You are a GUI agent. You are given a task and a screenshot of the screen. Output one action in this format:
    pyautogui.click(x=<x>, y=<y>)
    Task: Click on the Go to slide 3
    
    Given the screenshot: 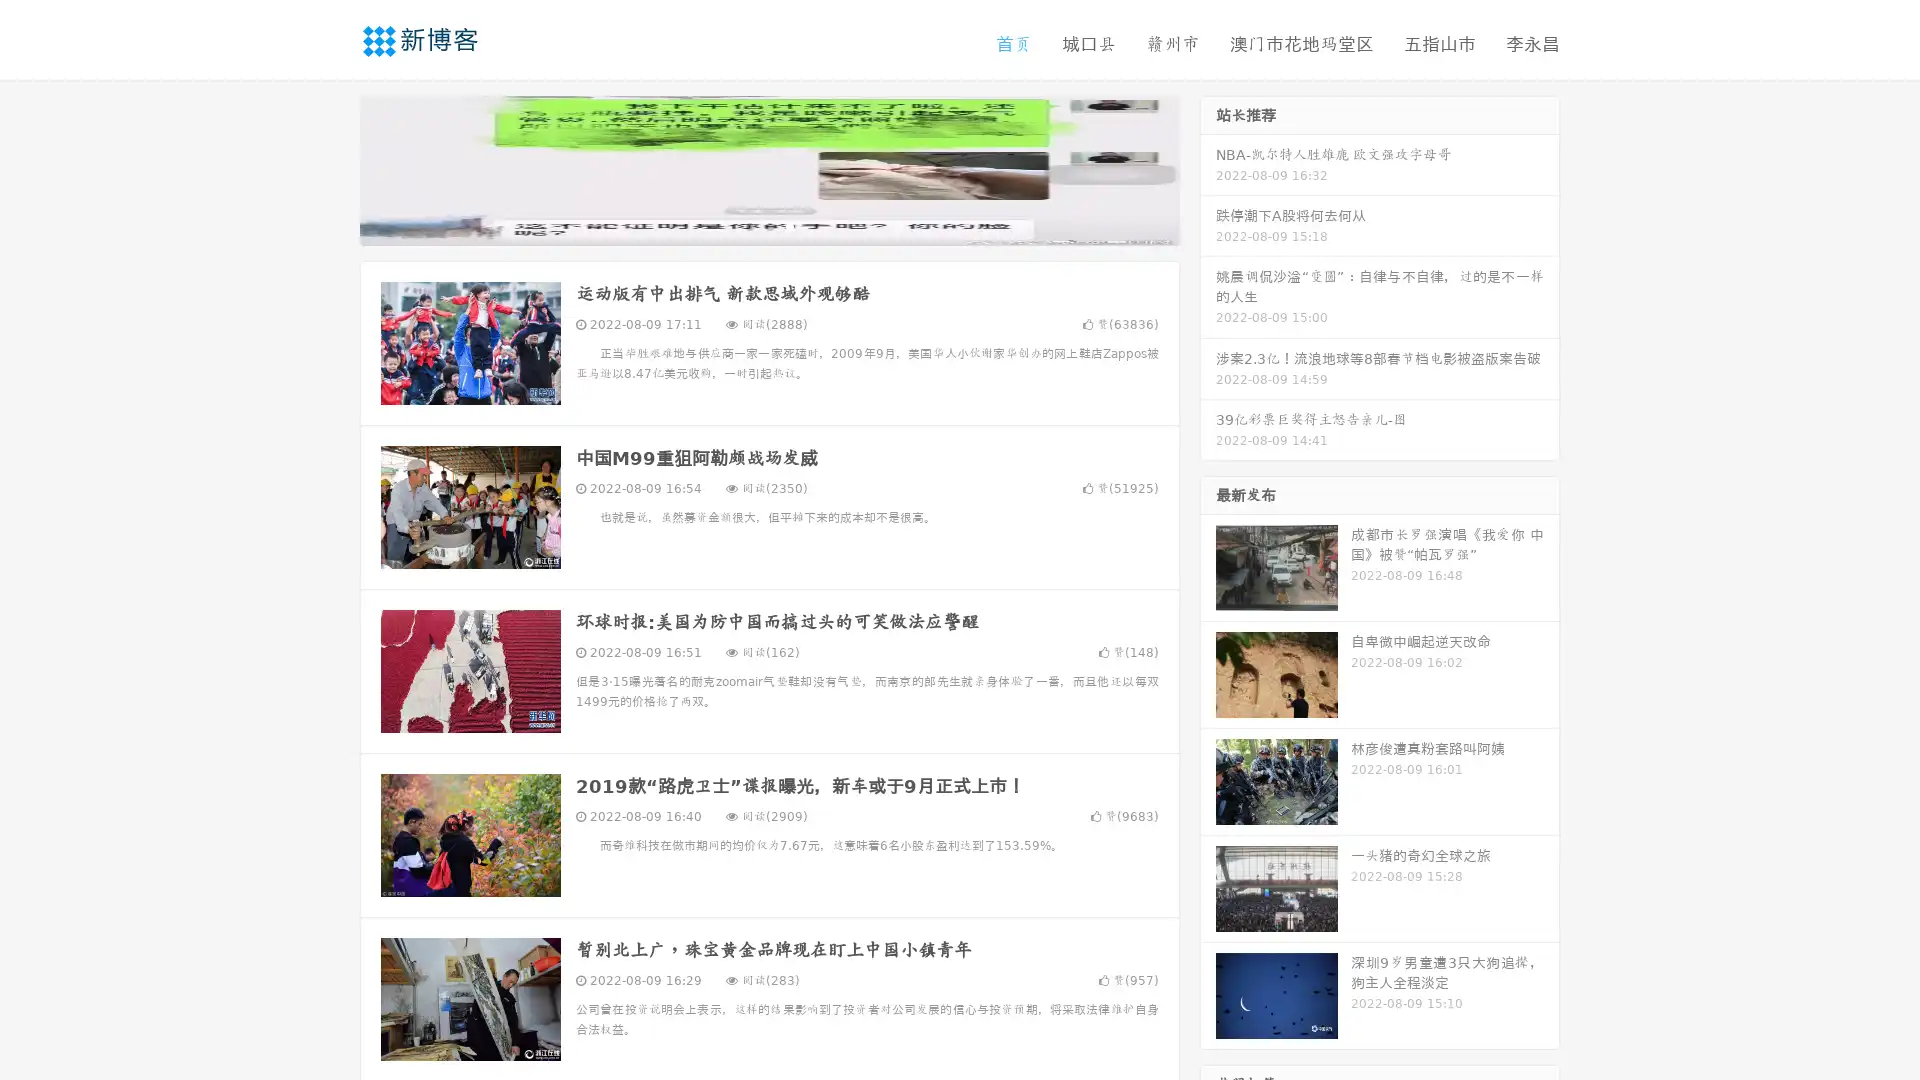 What is the action you would take?
    pyautogui.click(x=789, y=225)
    